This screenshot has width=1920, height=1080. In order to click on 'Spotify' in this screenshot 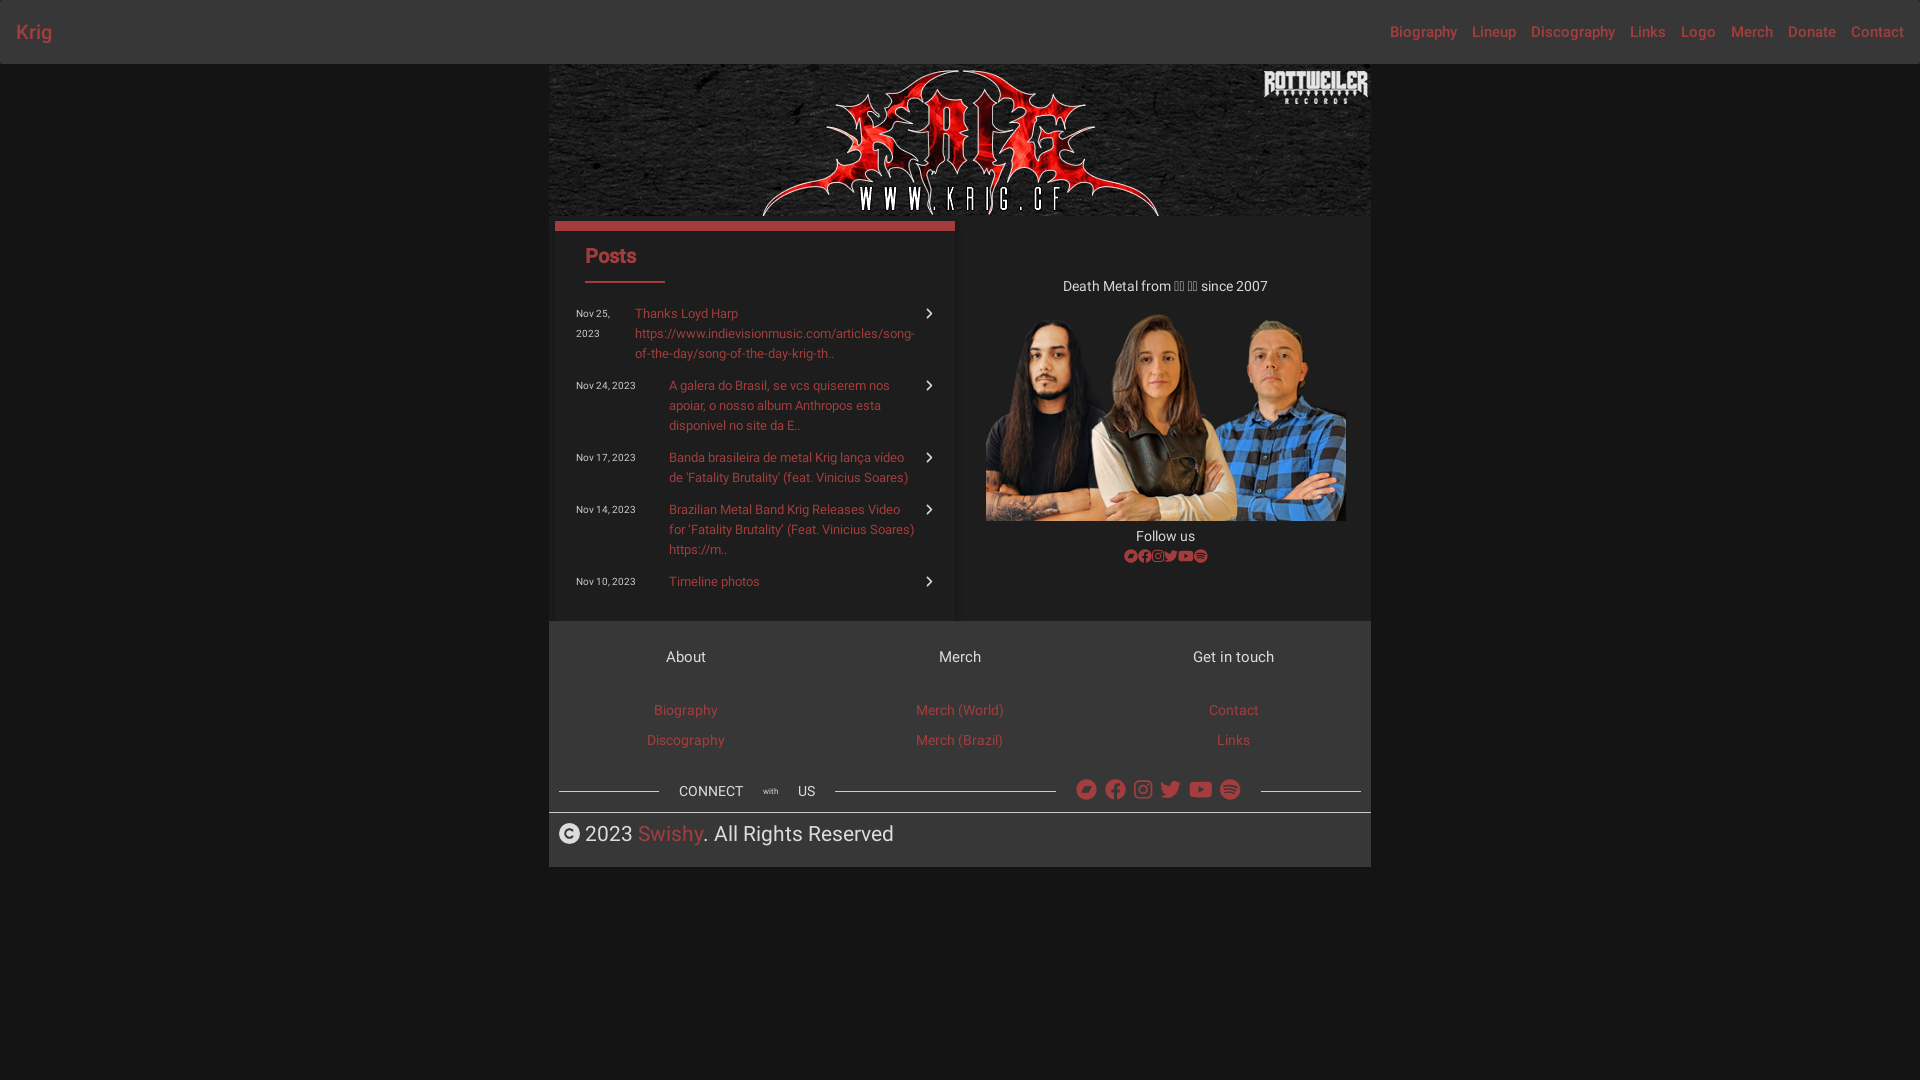, I will do `click(1228, 789)`.